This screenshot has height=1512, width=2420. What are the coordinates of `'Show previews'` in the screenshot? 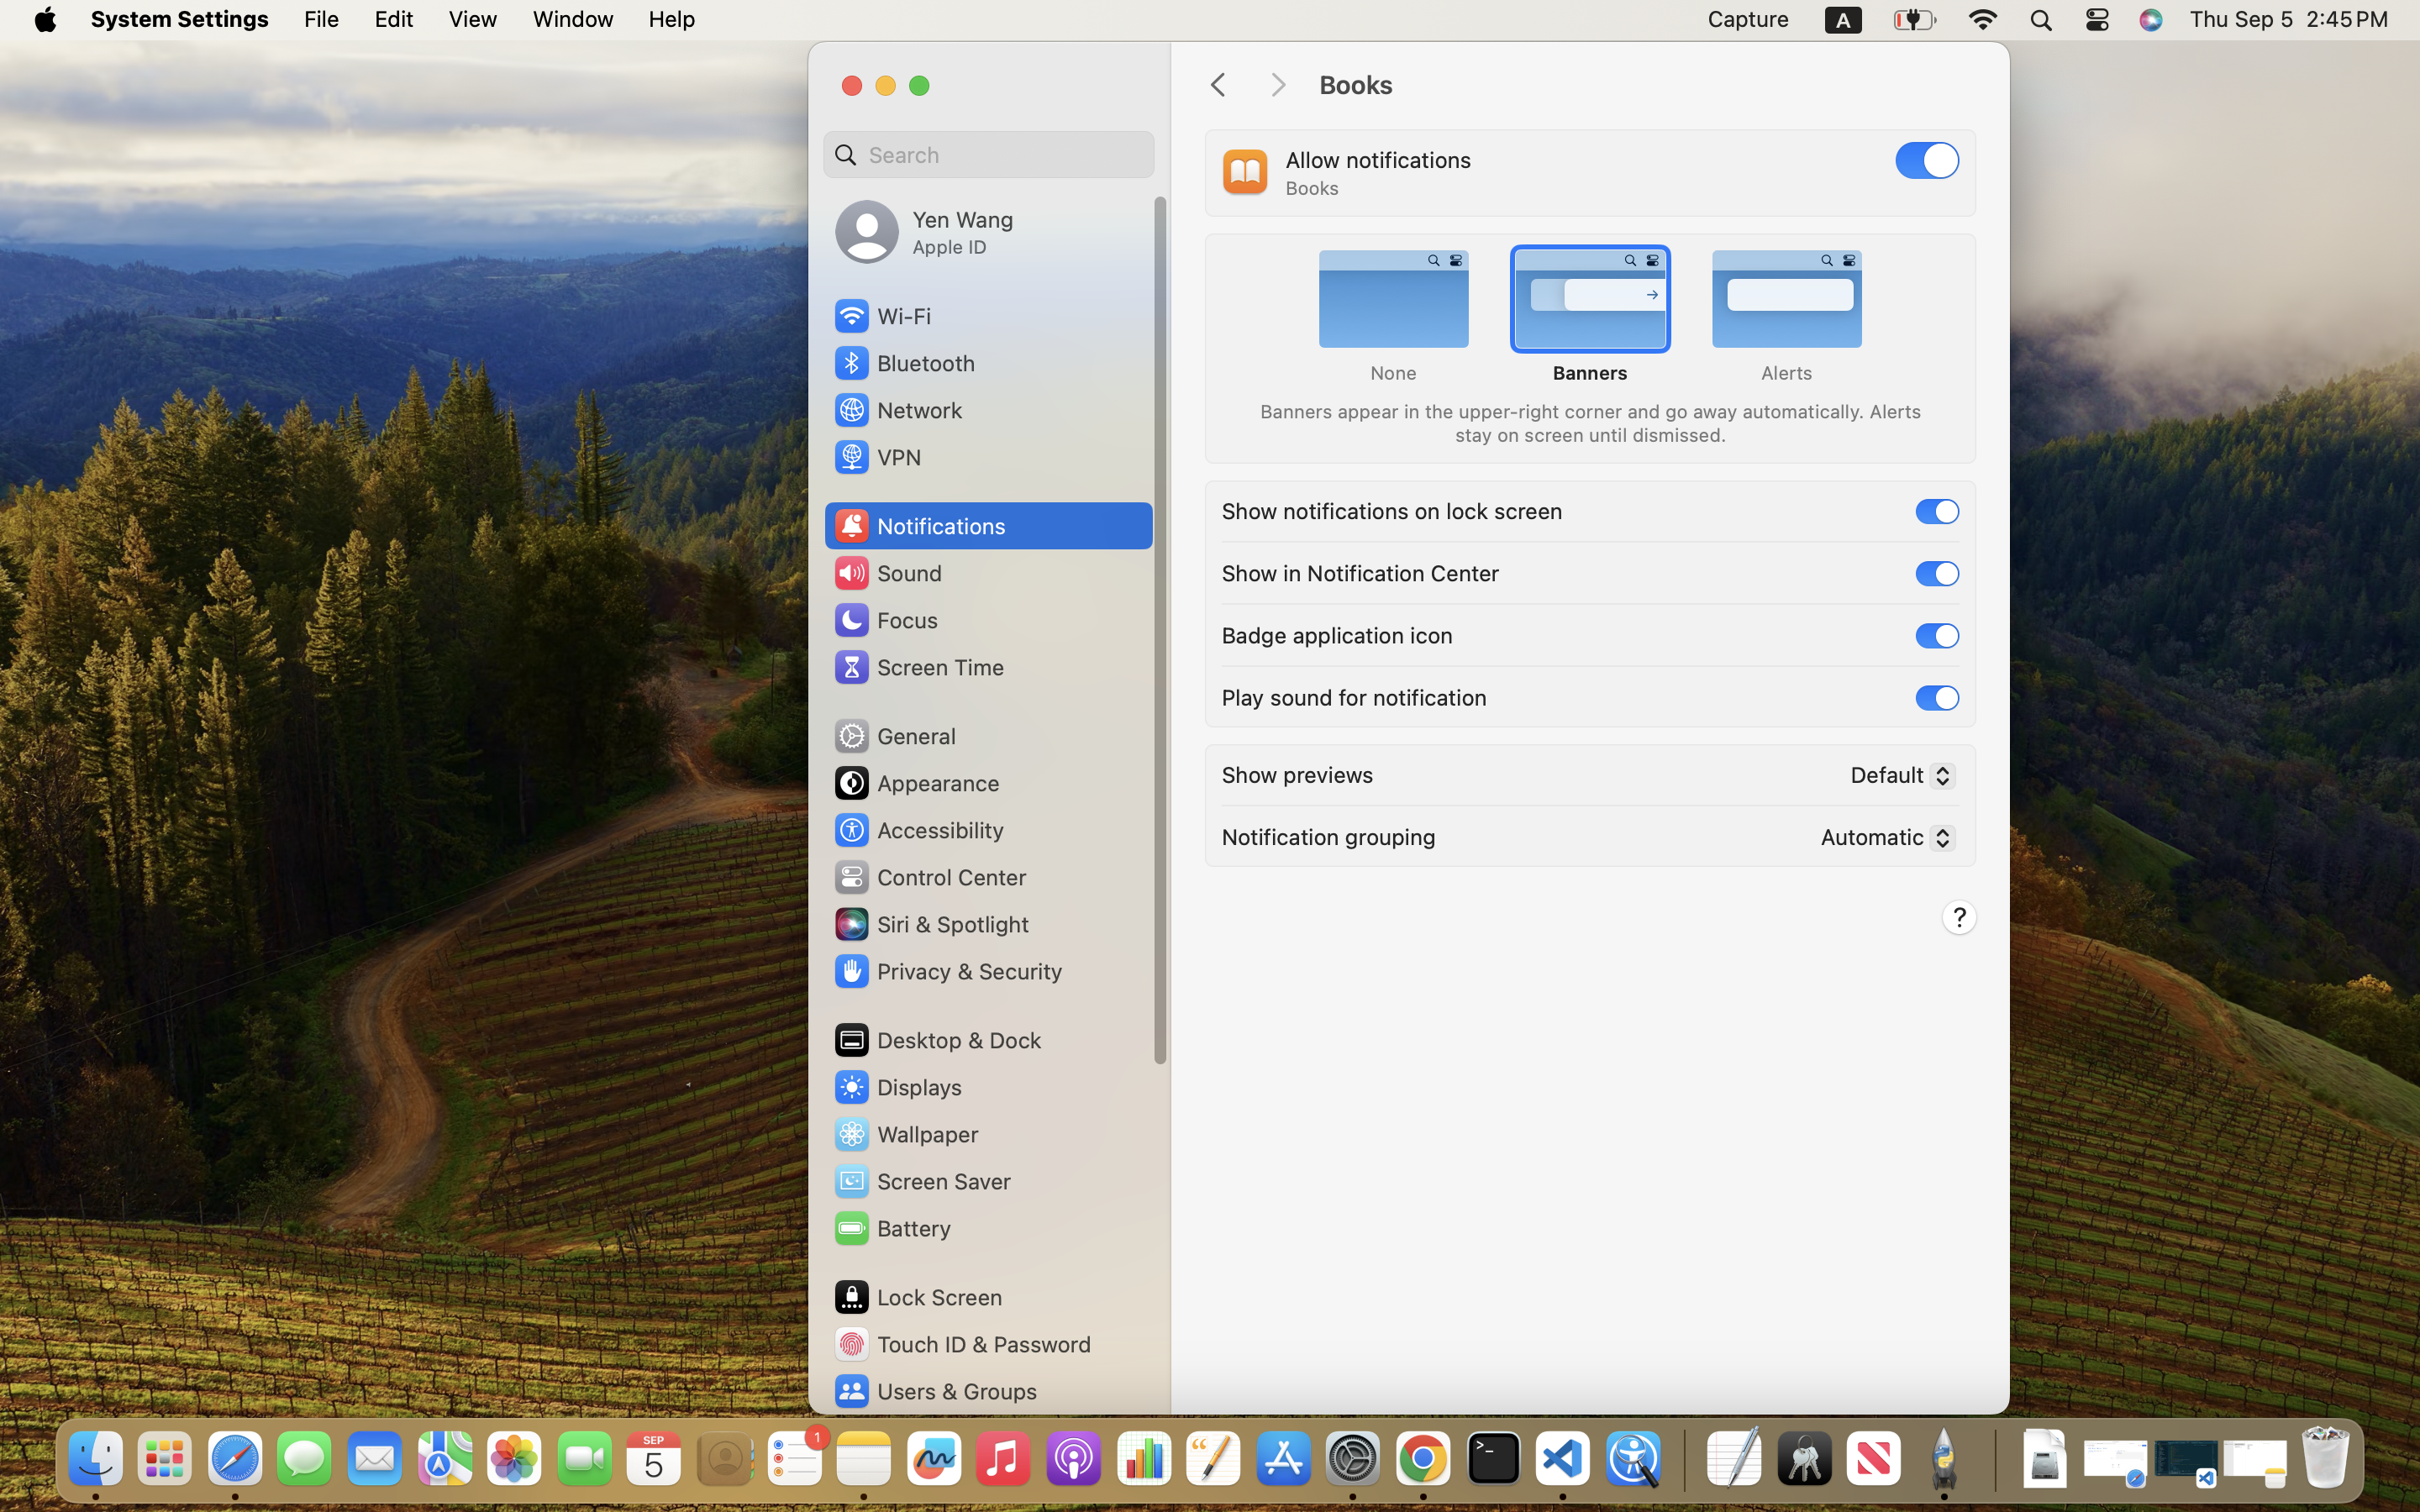 It's located at (1297, 772).